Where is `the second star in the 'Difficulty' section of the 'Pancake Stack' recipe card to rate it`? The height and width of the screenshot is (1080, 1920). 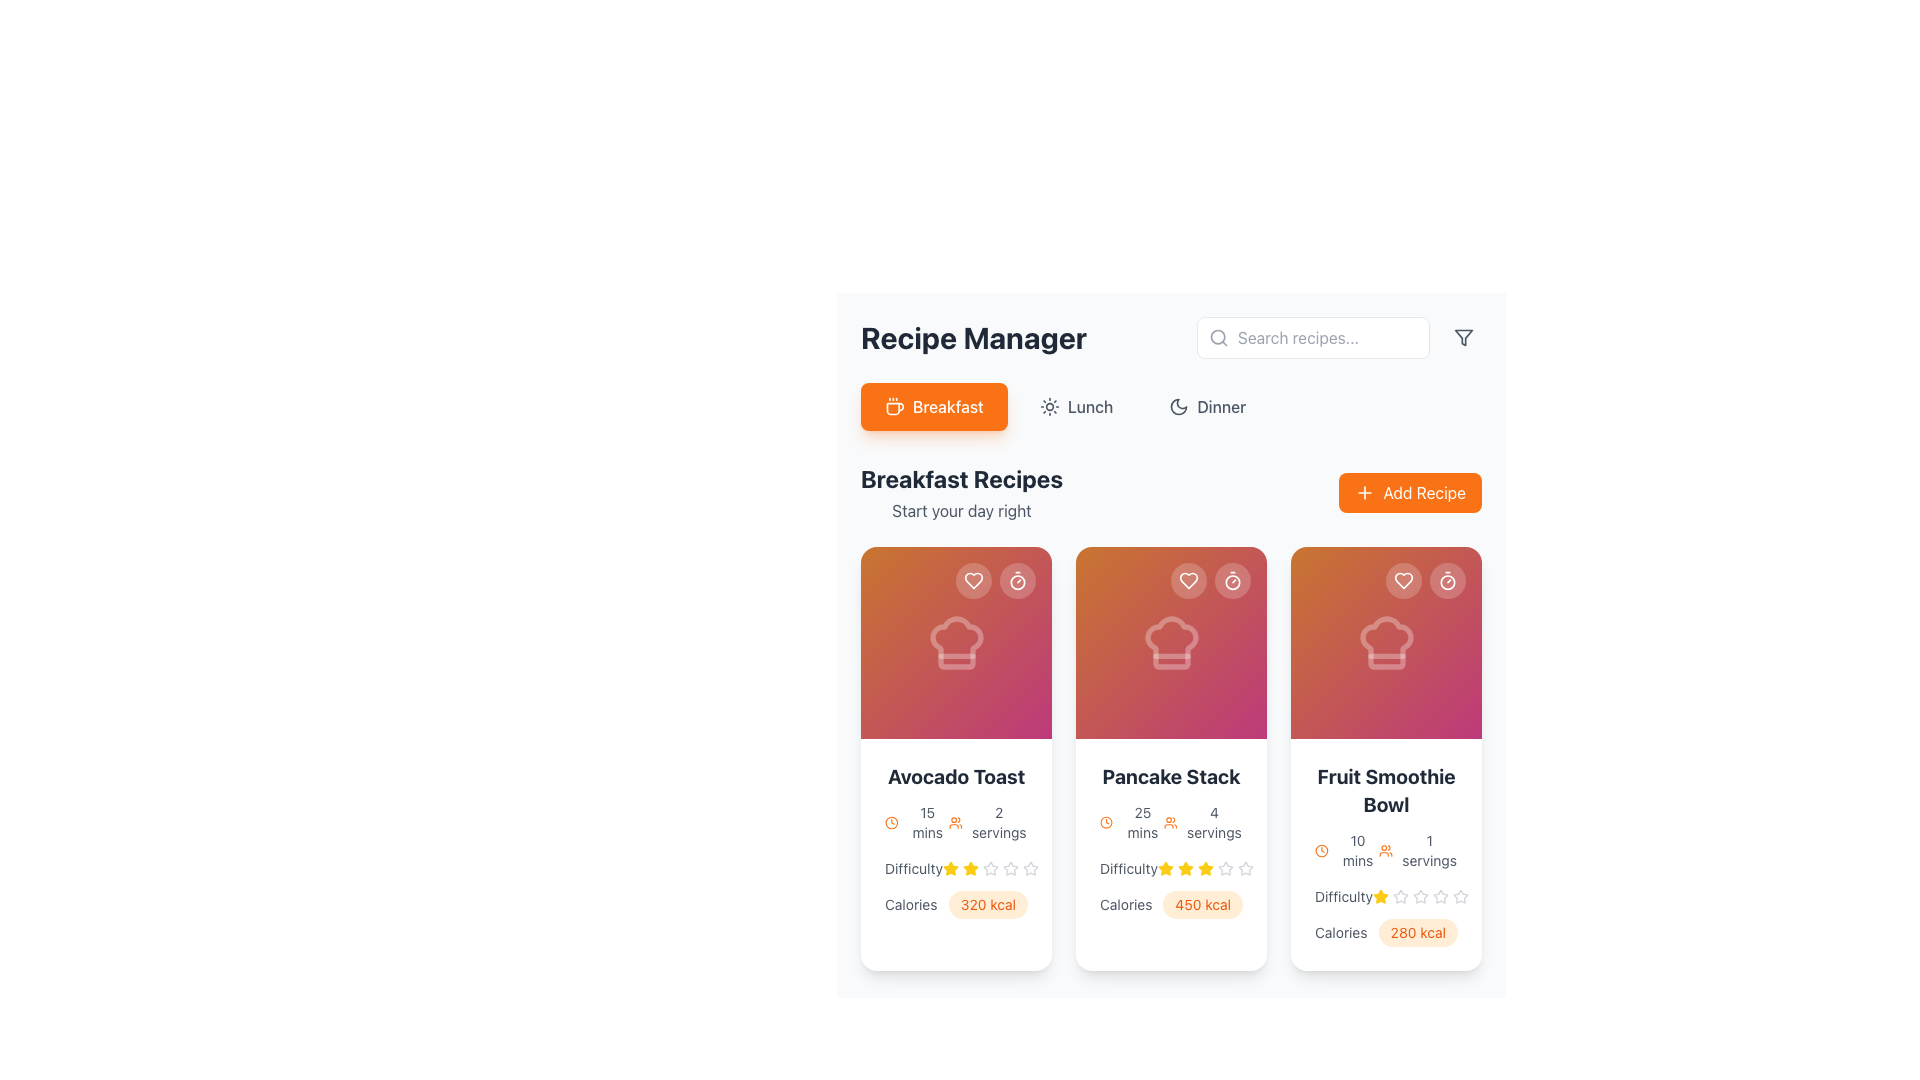 the second star in the 'Difficulty' section of the 'Pancake Stack' recipe card to rate it is located at coordinates (1204, 867).